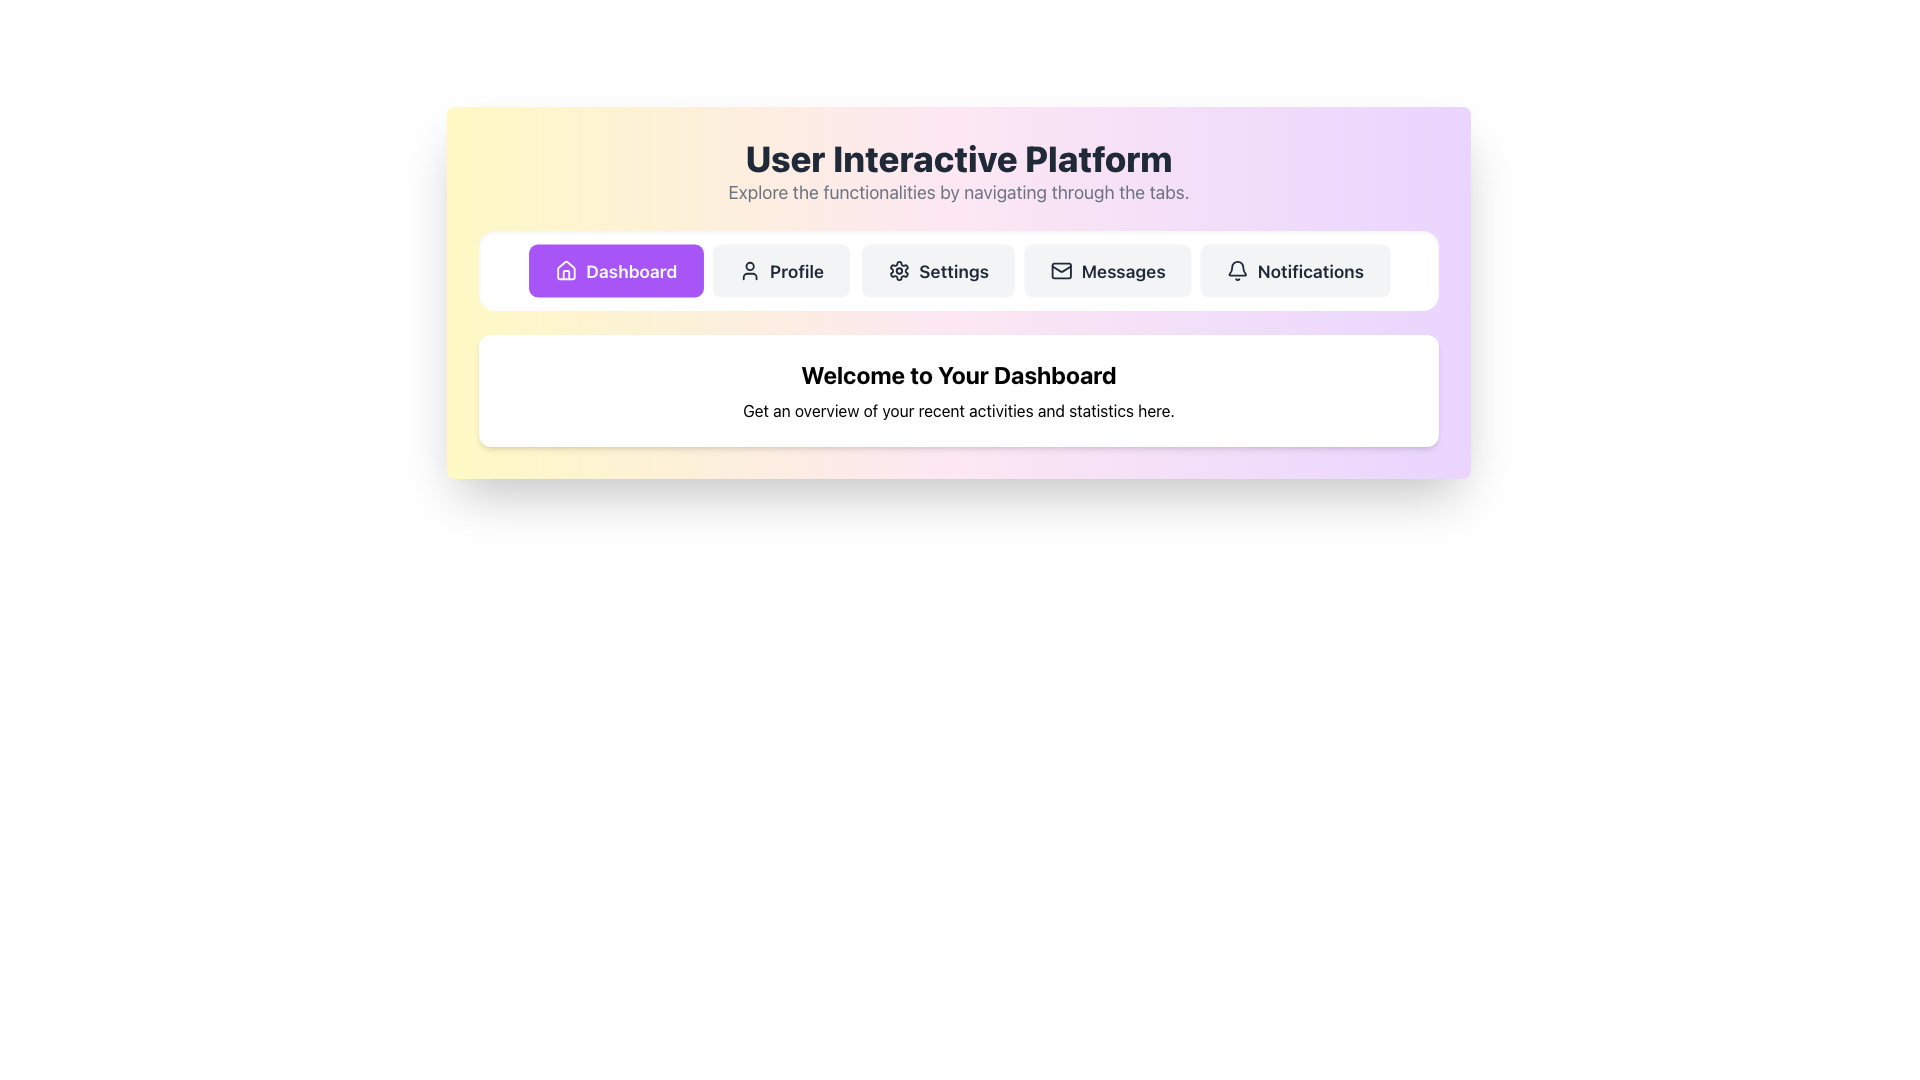 The image size is (1920, 1080). Describe the element at coordinates (781, 270) in the screenshot. I see `the button located in the navigation bar that is positioned immediately to the right of the 'Dashboard' button and to the left of the 'Settings' button` at that location.